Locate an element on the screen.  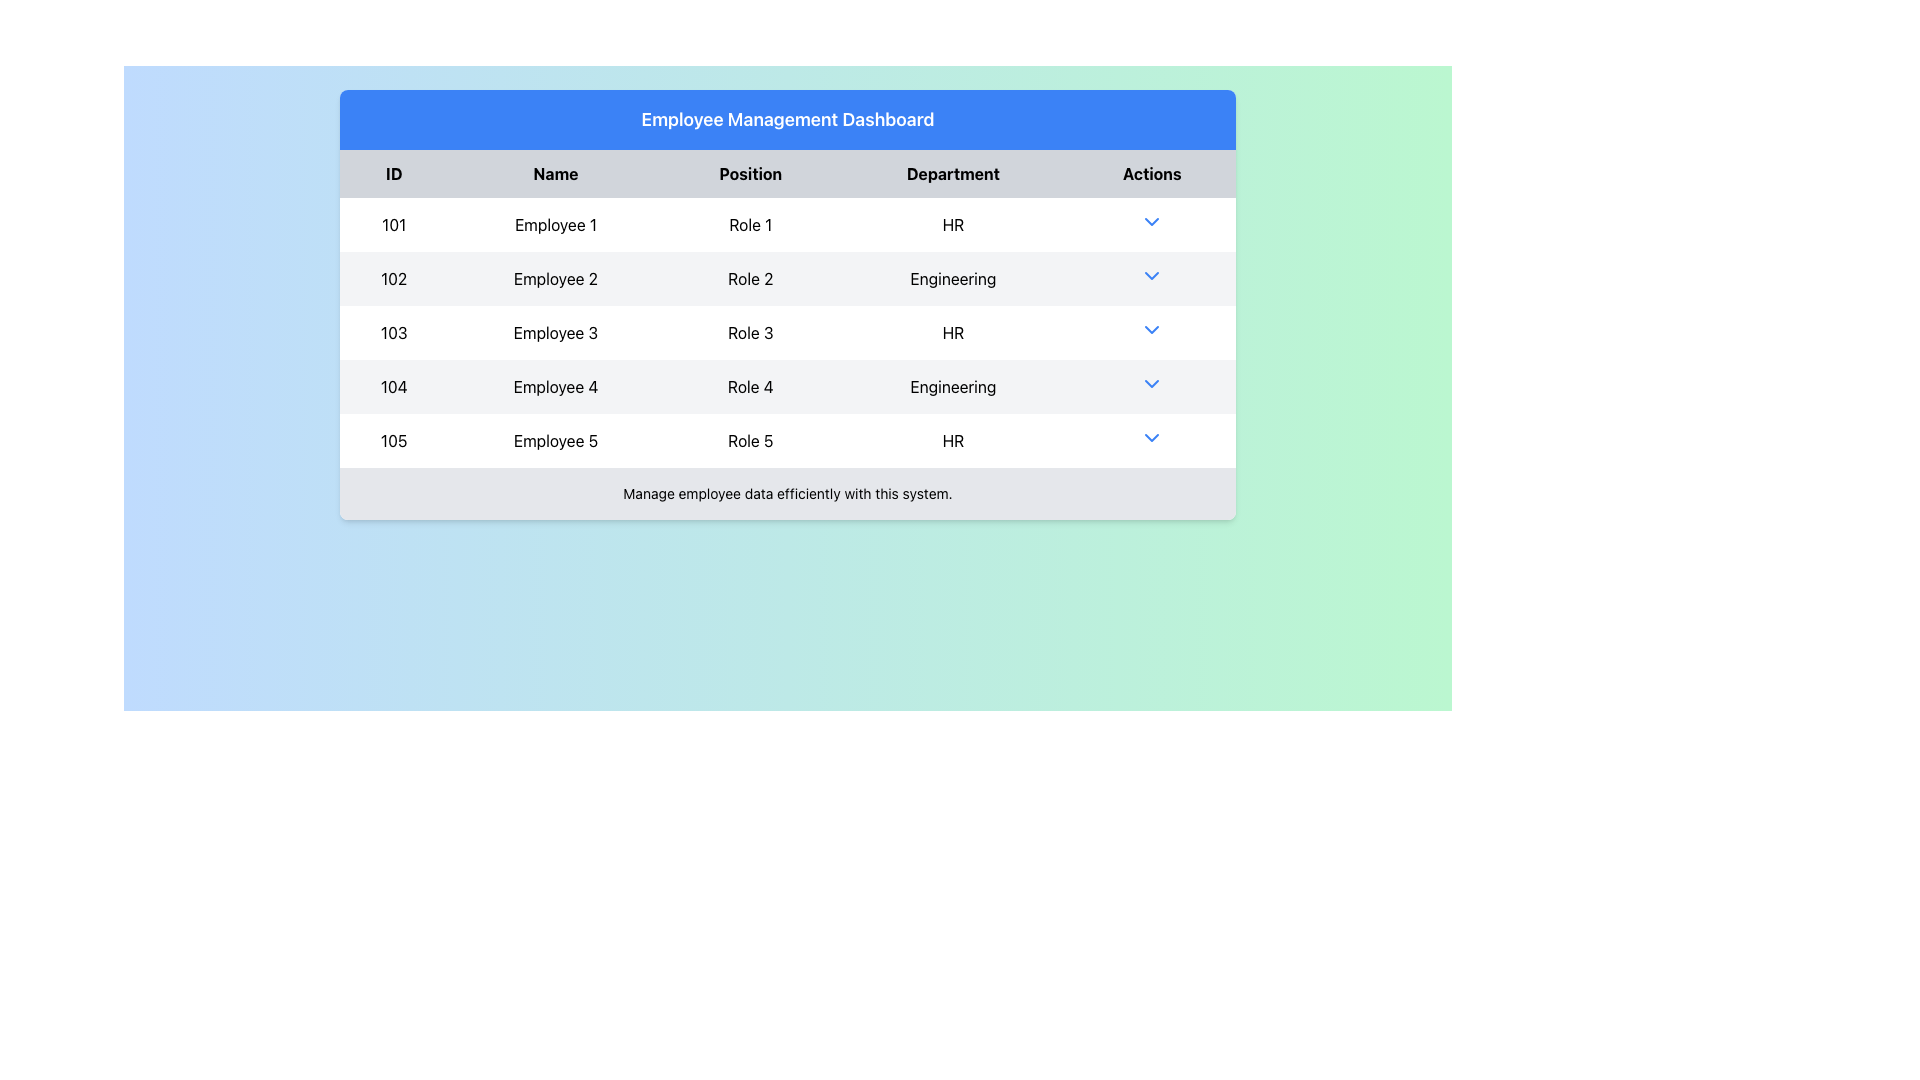
the text-based display element in the third column titled 'Position' of the fifth row in the 'Employee Management Dashboard' table, which represents the position of an employee is located at coordinates (749, 439).